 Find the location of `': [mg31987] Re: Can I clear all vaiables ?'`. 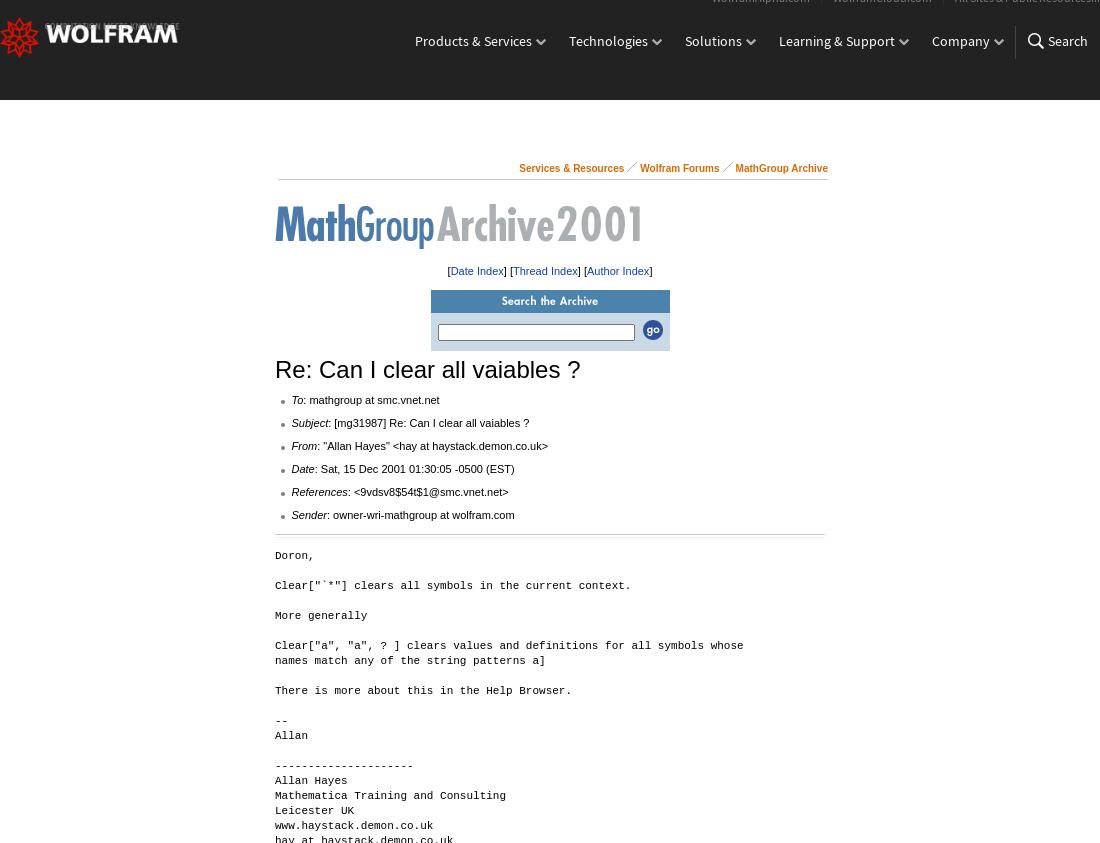

': [mg31987] Re: Can I clear all vaiables ?' is located at coordinates (427, 423).